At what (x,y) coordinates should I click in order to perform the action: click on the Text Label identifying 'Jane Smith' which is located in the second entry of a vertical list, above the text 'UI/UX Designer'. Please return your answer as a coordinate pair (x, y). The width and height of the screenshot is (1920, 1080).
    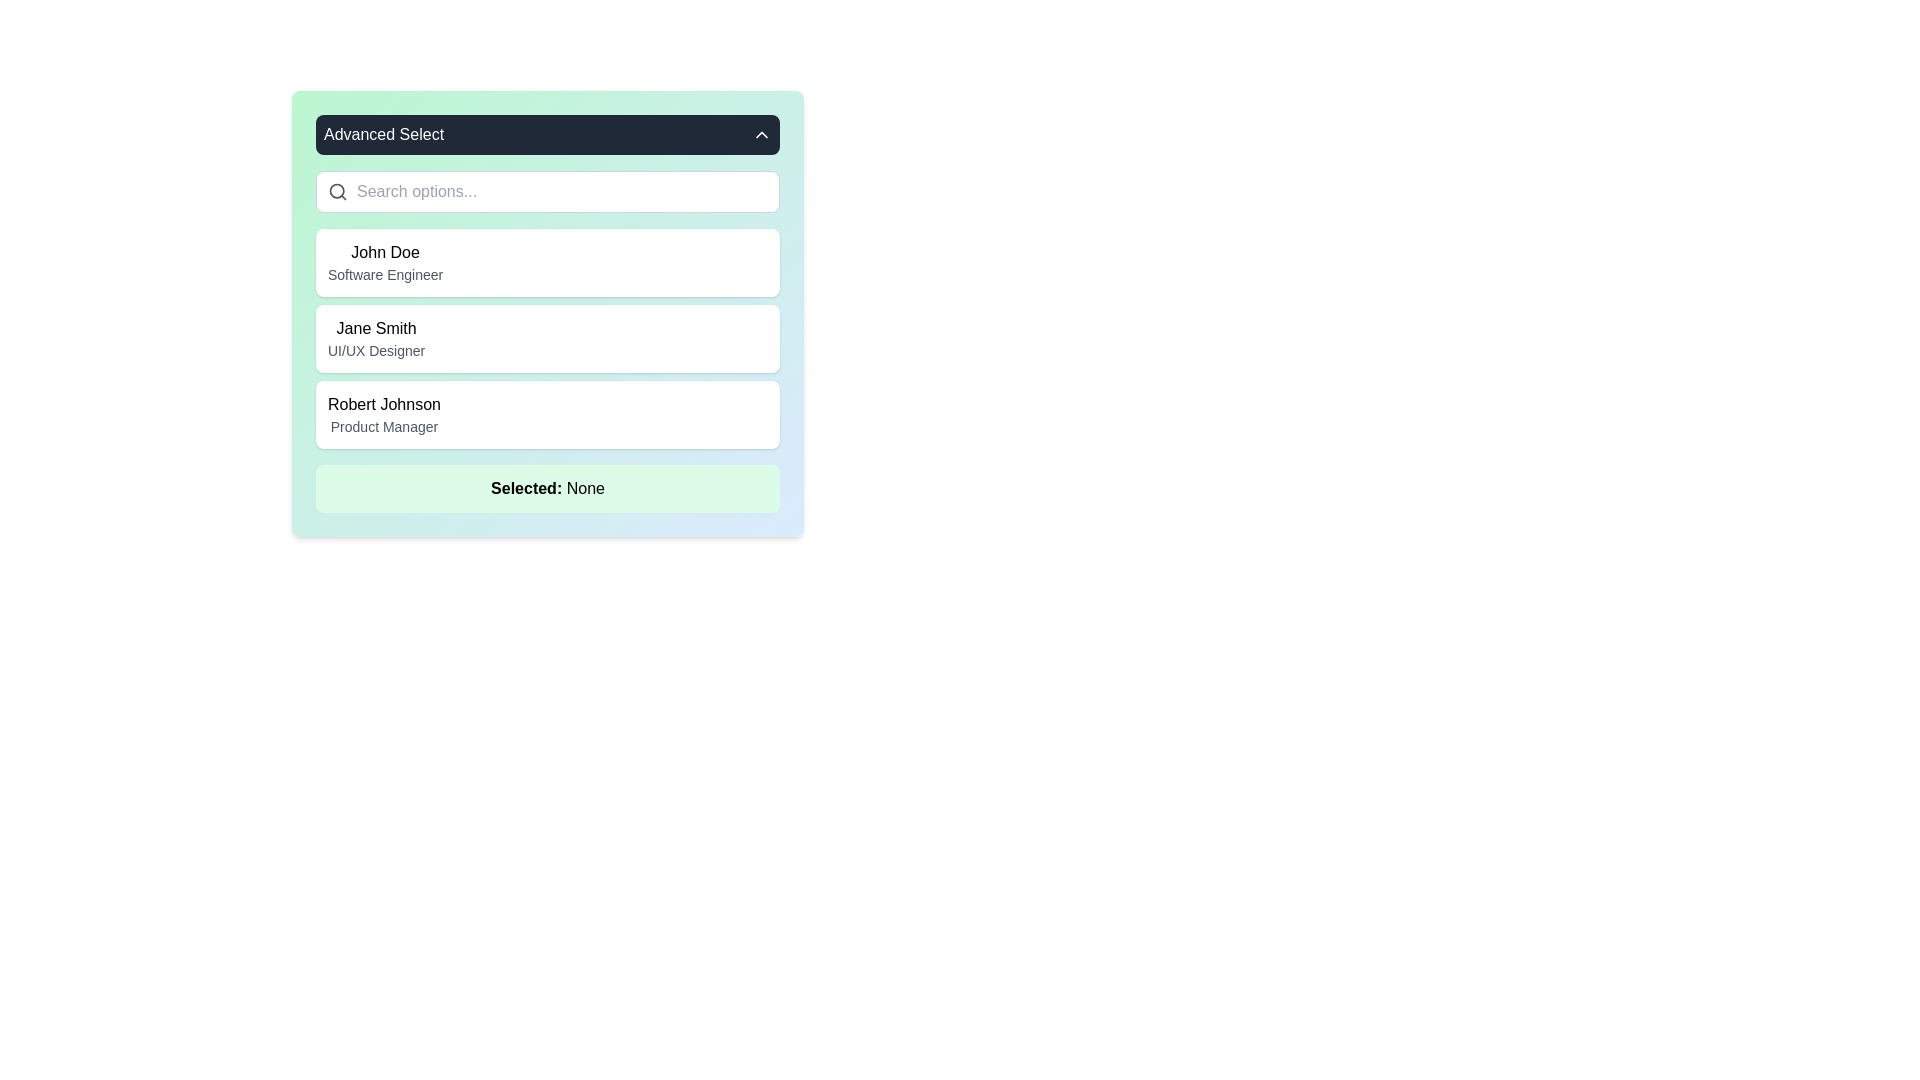
    Looking at the image, I should click on (376, 327).